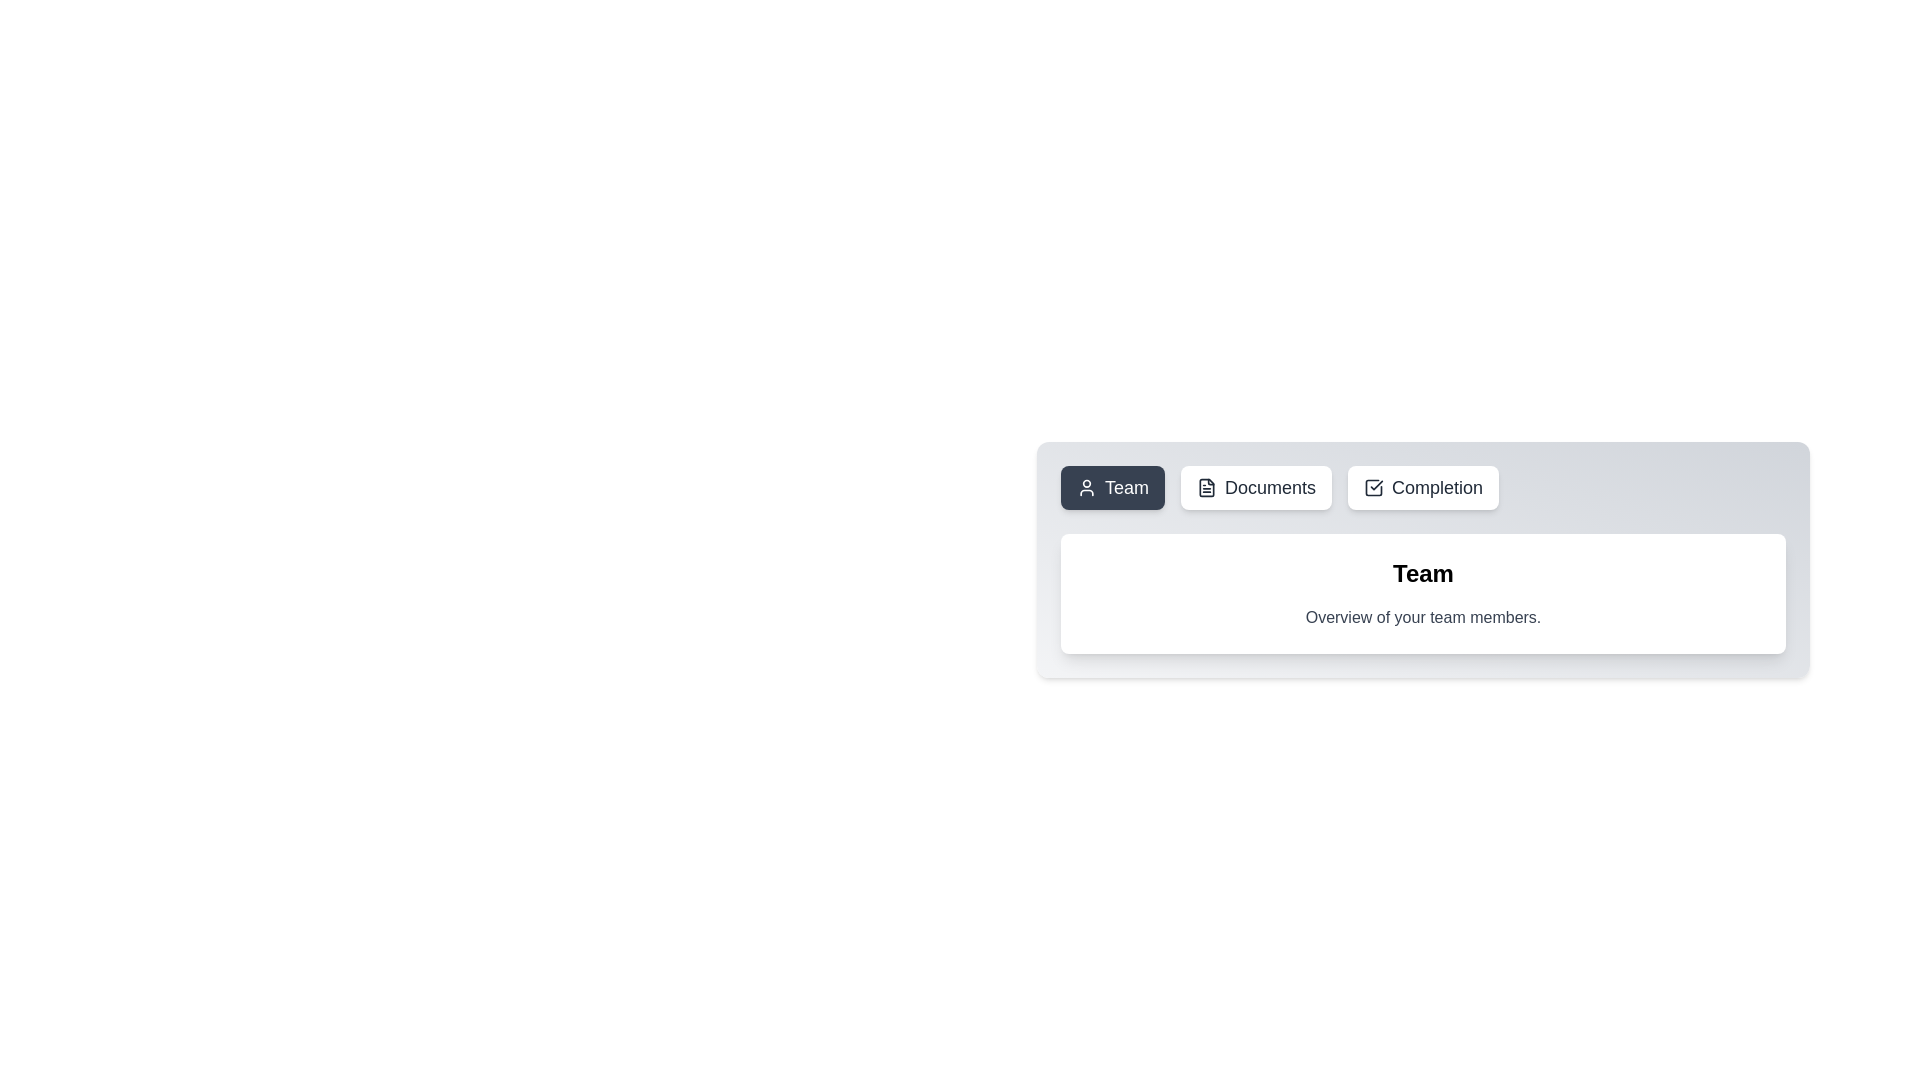 This screenshot has width=1920, height=1080. I want to click on the 'Team' button, which is a rounded rectangular button with a dark background and white text, so click(1112, 488).